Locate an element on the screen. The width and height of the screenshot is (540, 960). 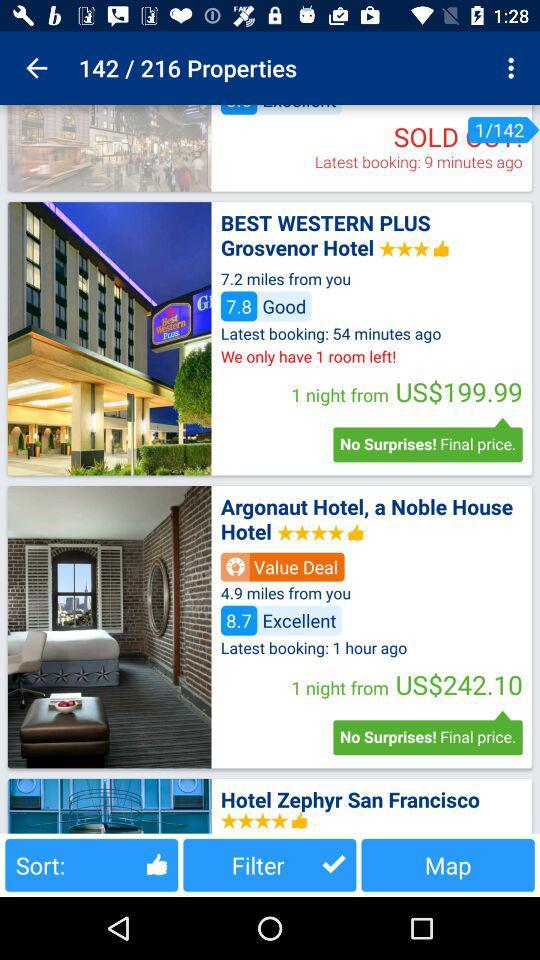
icon to the right of the filter button is located at coordinates (448, 864).